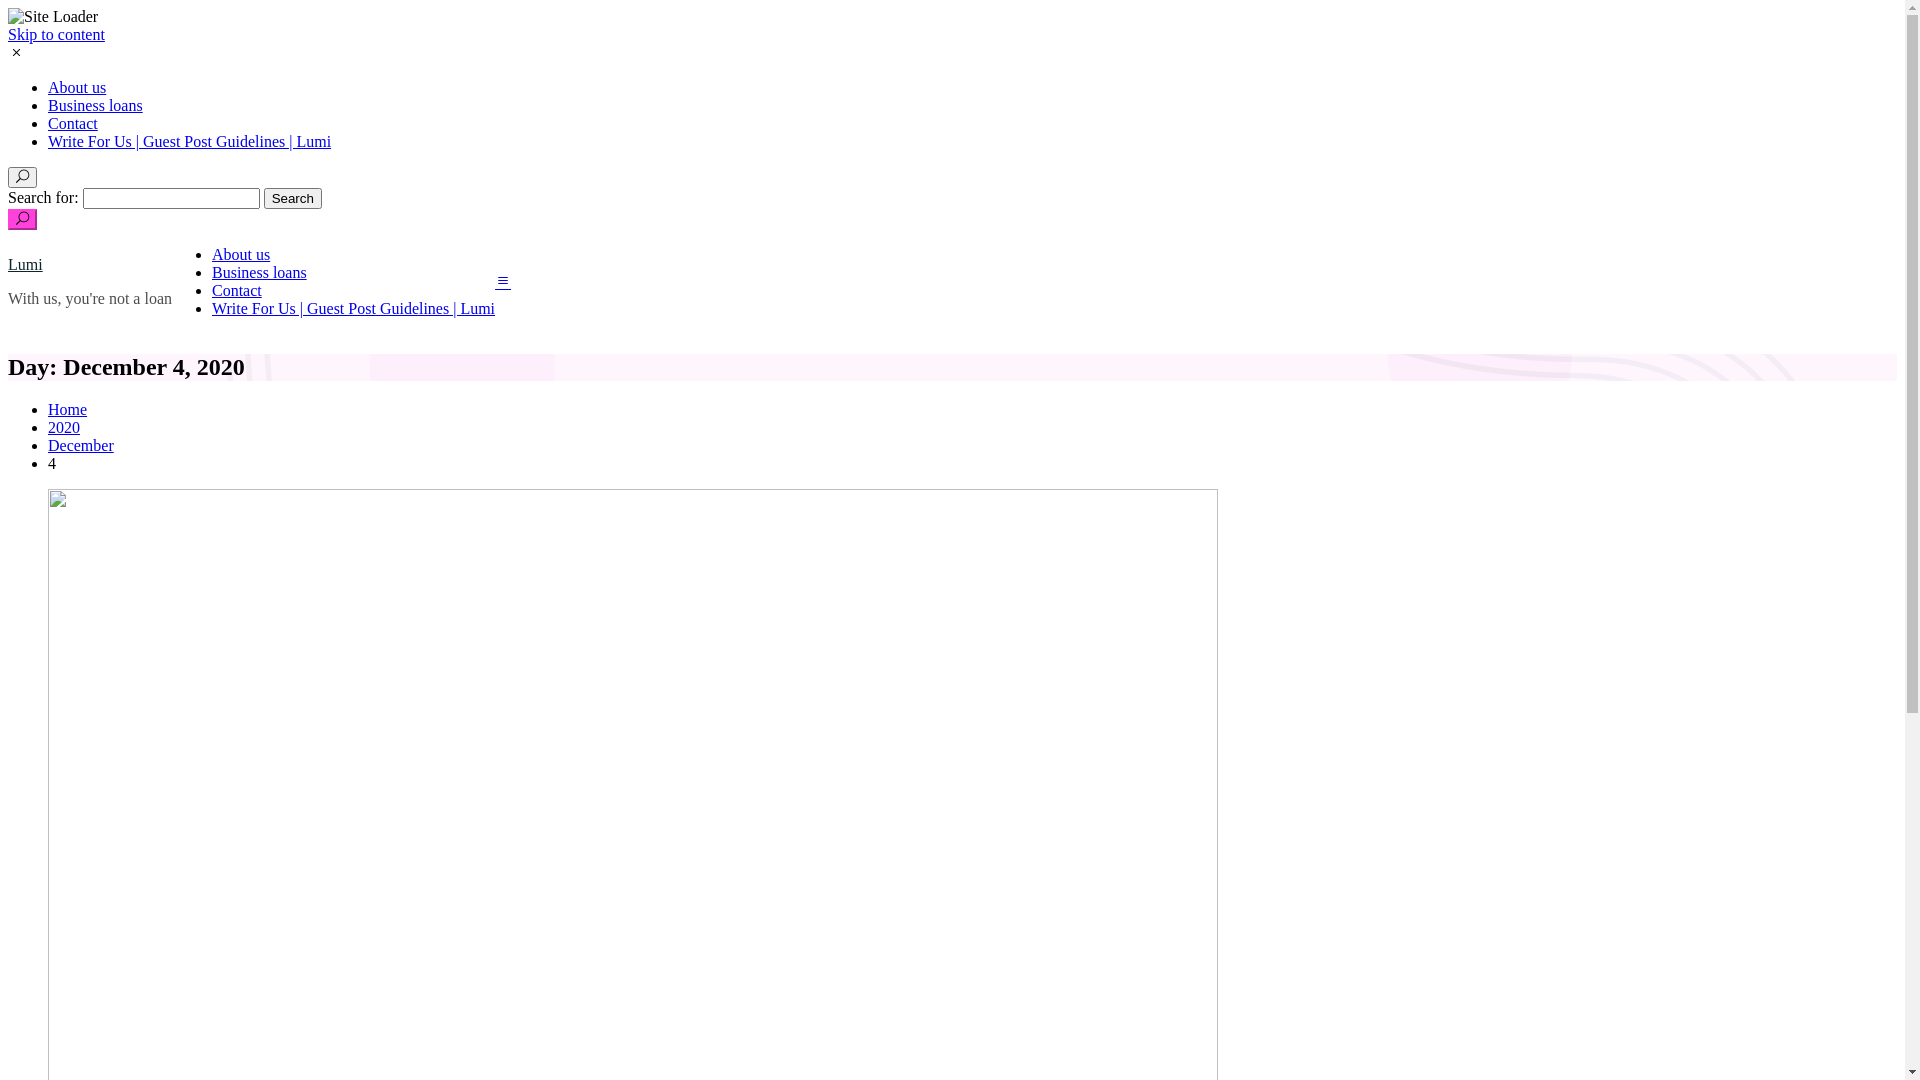 This screenshot has height=1080, width=1920. I want to click on 'About us', so click(240, 253).